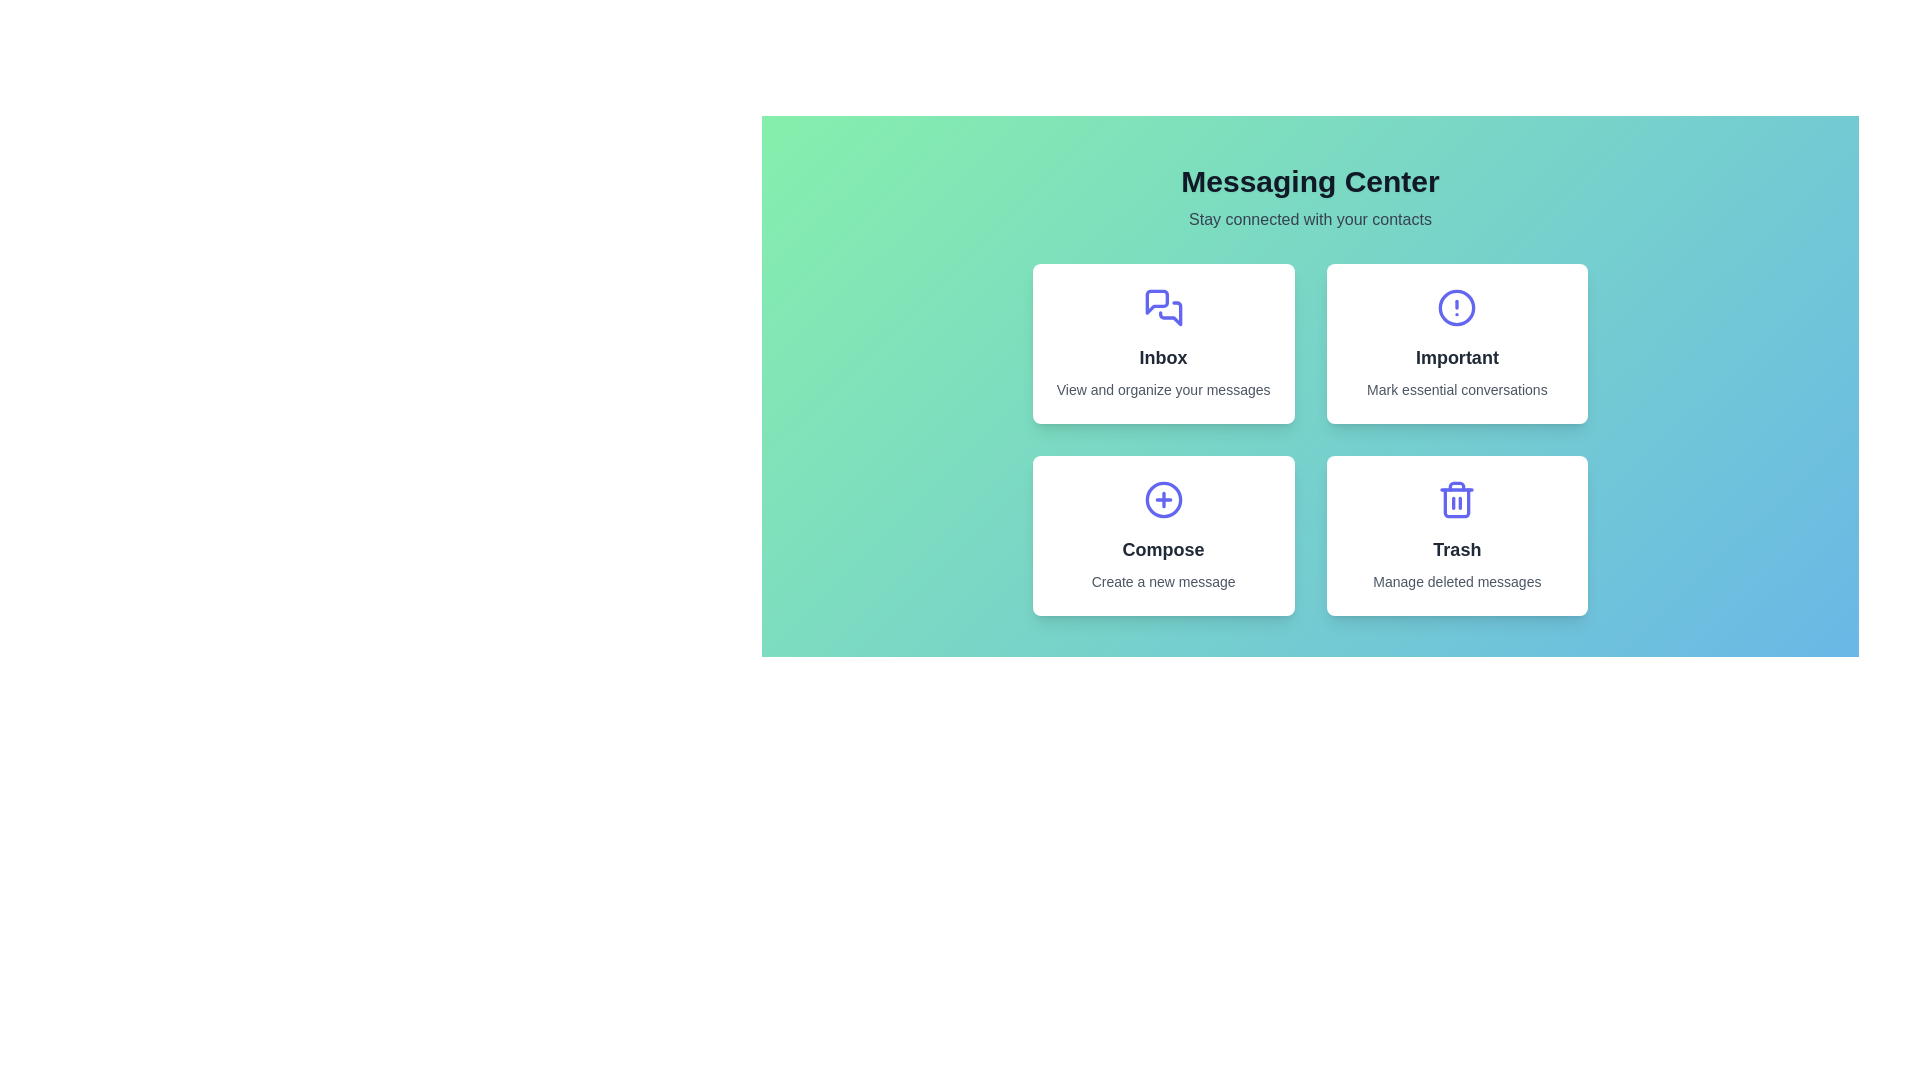 The image size is (1920, 1080). I want to click on text label that says 'Compose', which is styled with a bold sans-serif font and is dark gray against a white background, located in the second row, first column card labeled 'Compose Create a new message', so click(1163, 550).